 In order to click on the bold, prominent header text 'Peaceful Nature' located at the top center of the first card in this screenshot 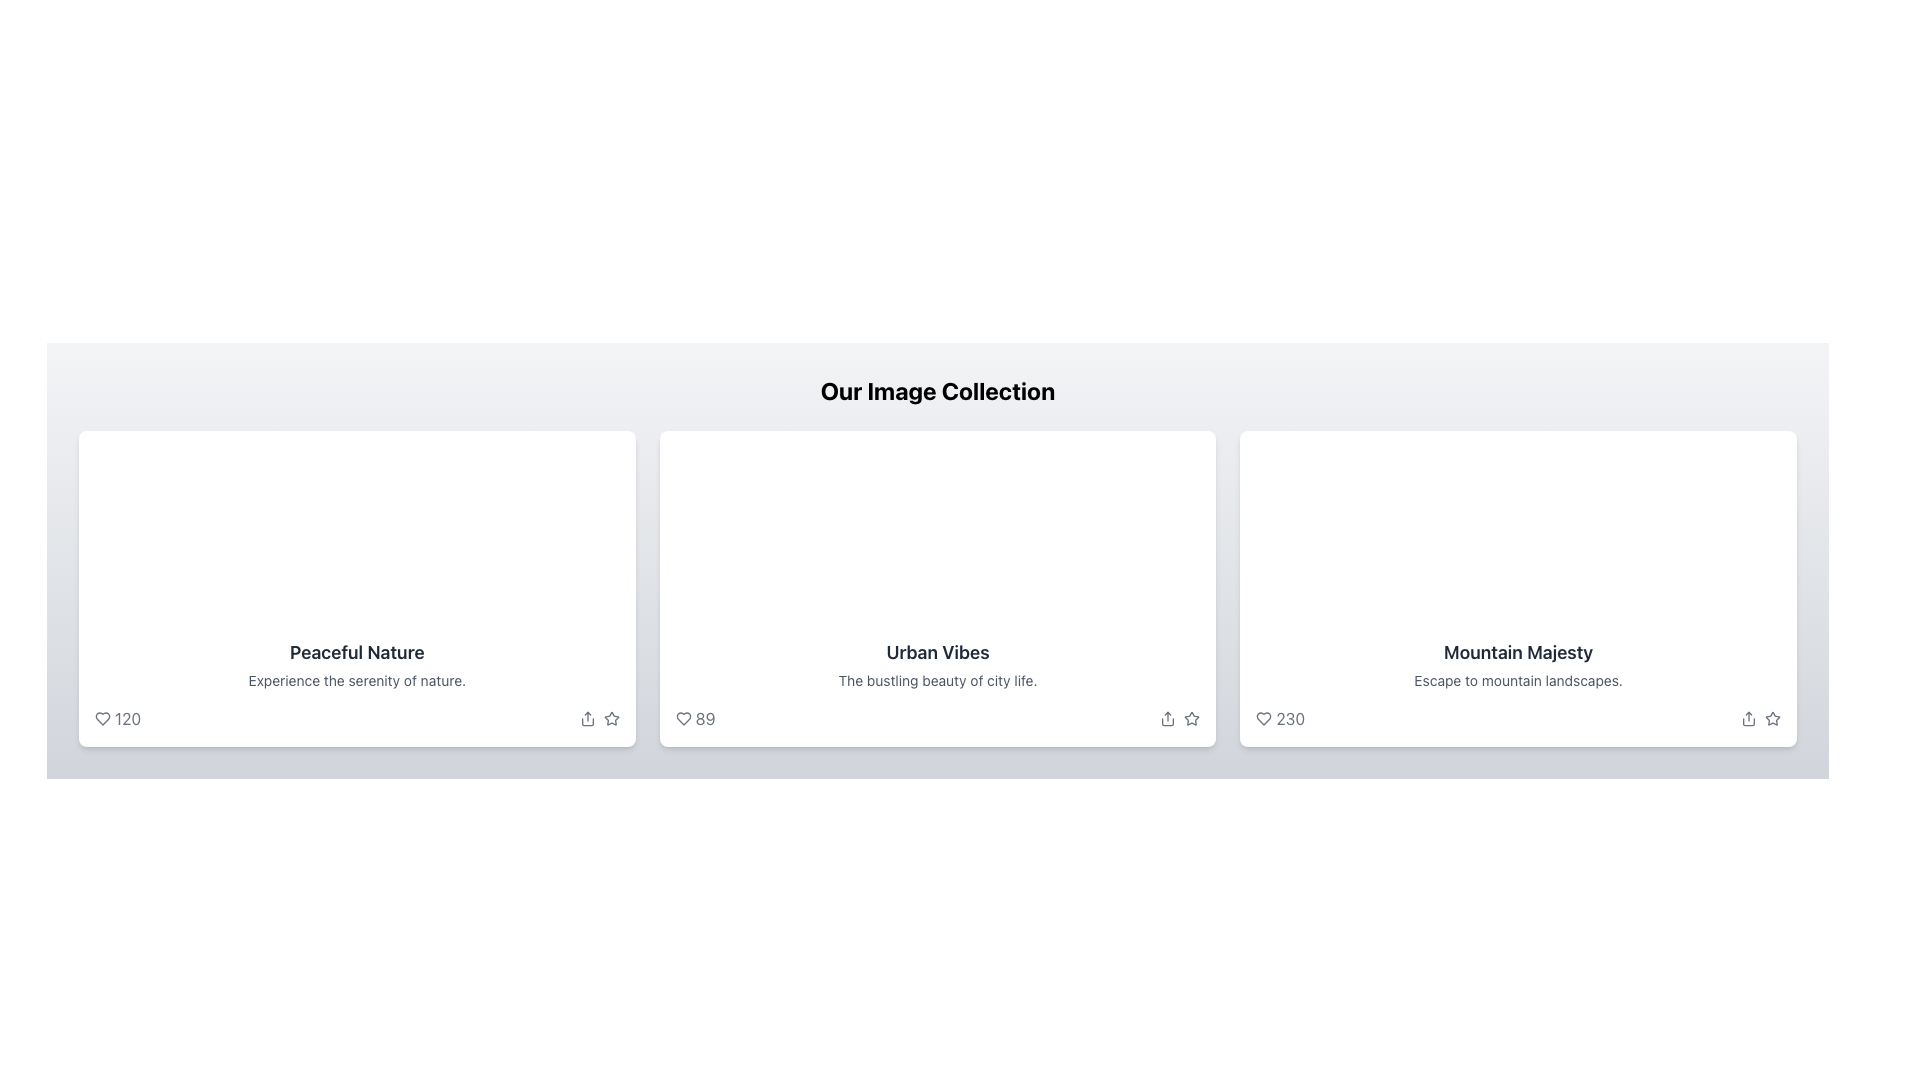, I will do `click(356, 652)`.